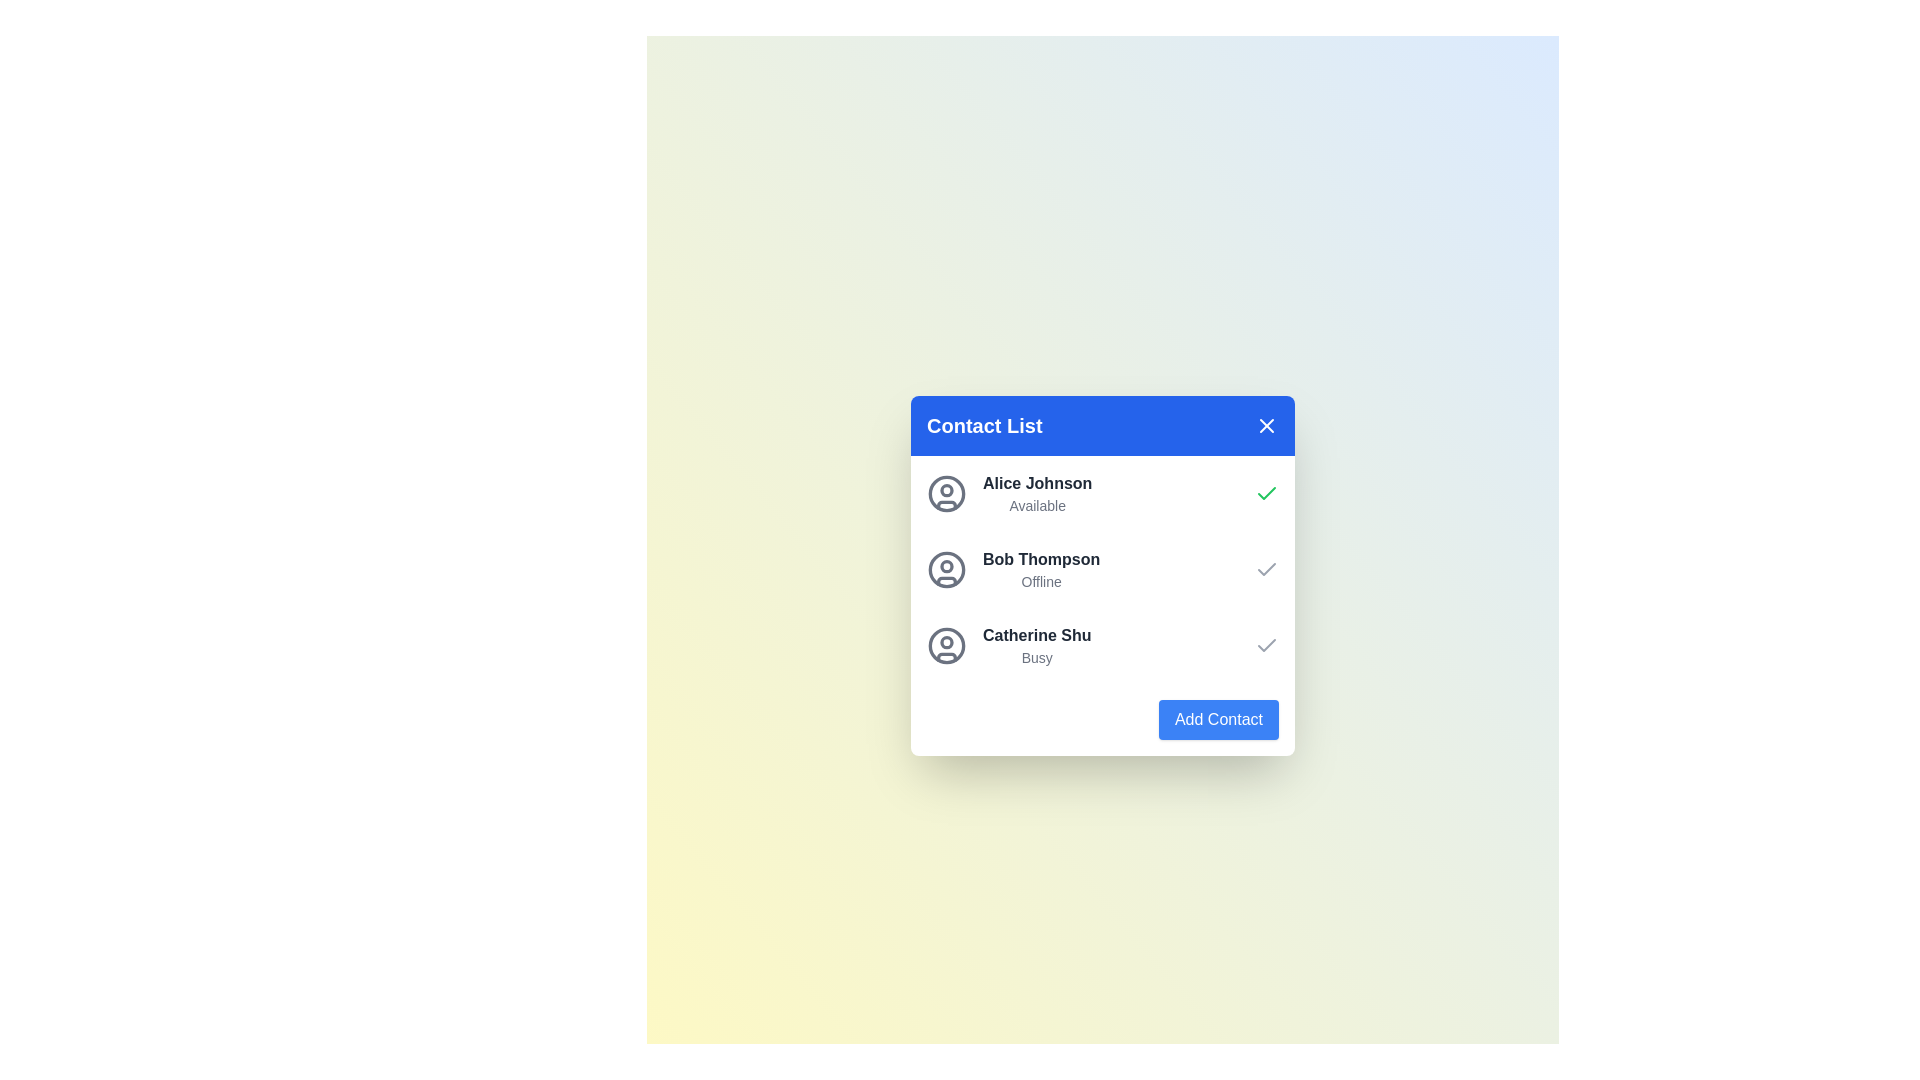 The width and height of the screenshot is (1920, 1080). What do you see at coordinates (1008, 645) in the screenshot?
I see `the contact item Catherine Shu to highlight it` at bounding box center [1008, 645].